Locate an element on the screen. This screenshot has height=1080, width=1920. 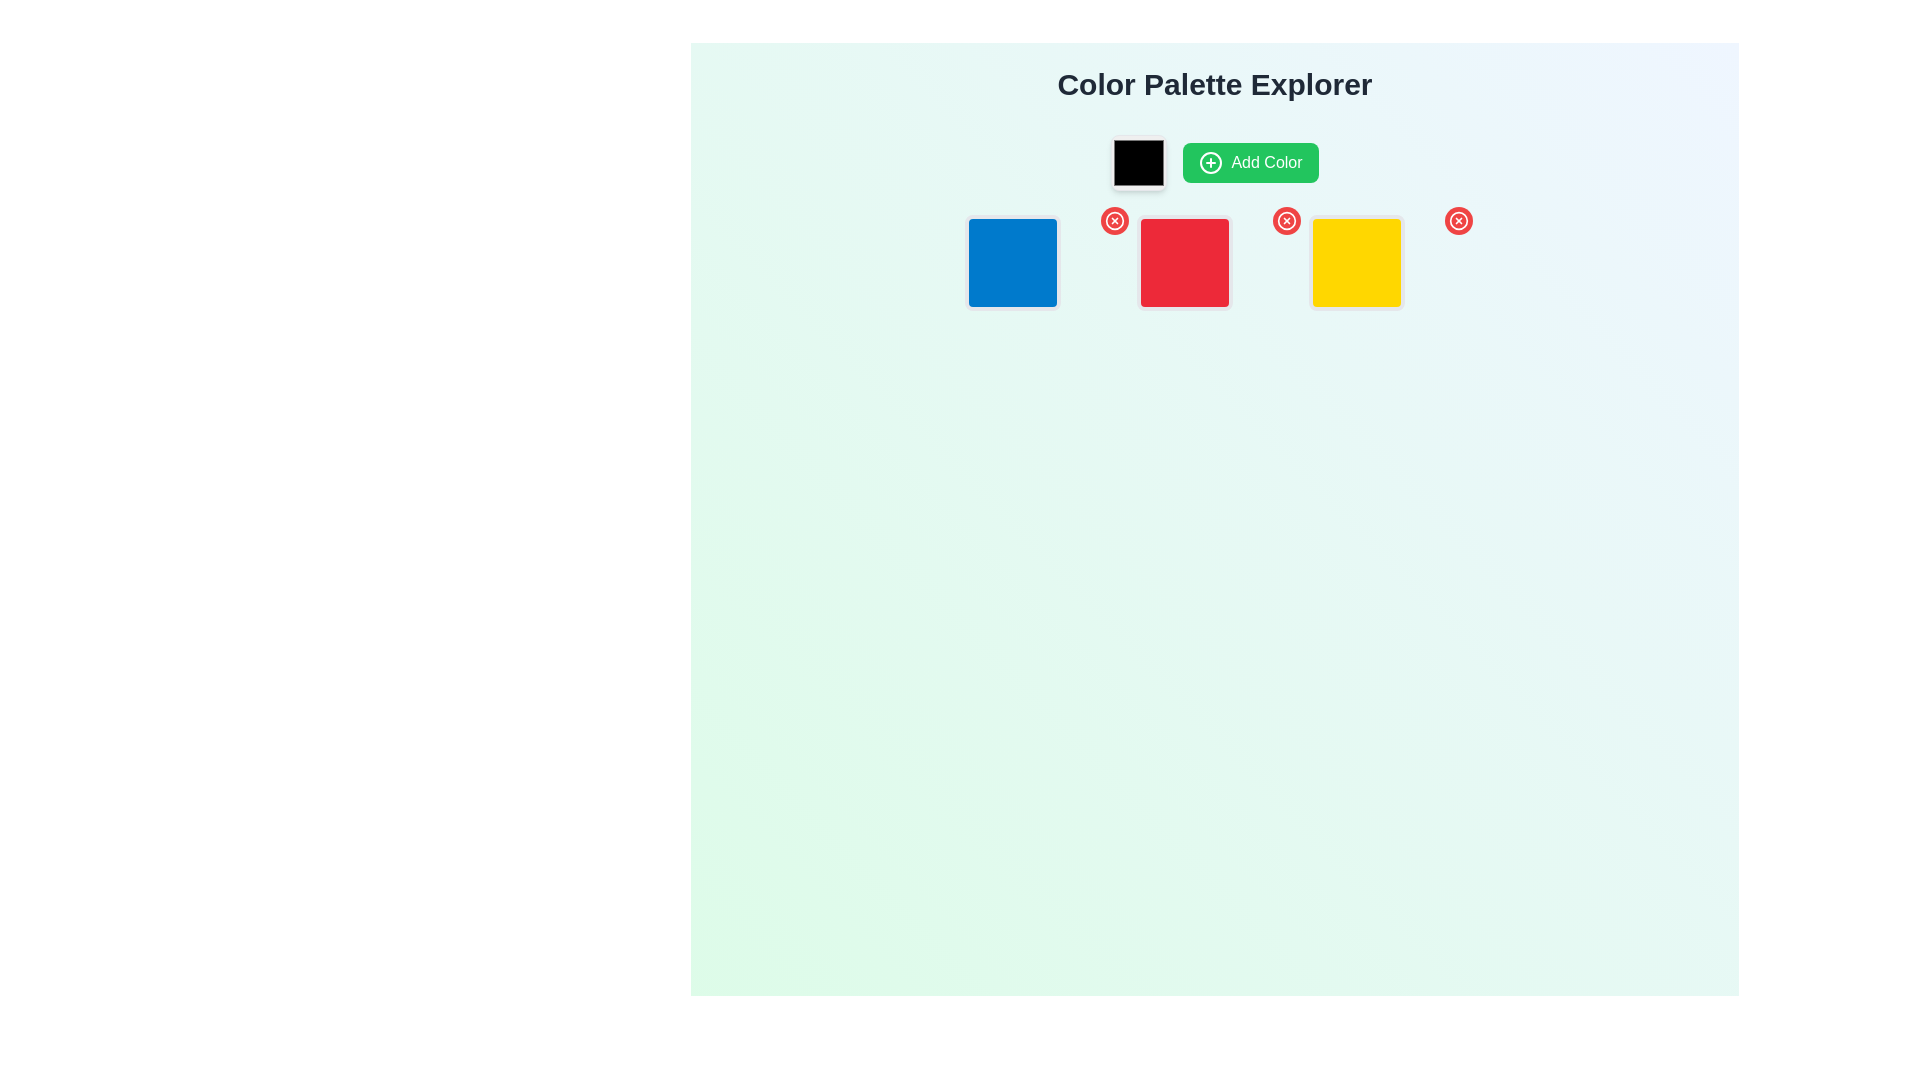
the delete button located at the top-right corner of the red square is located at coordinates (1286, 220).